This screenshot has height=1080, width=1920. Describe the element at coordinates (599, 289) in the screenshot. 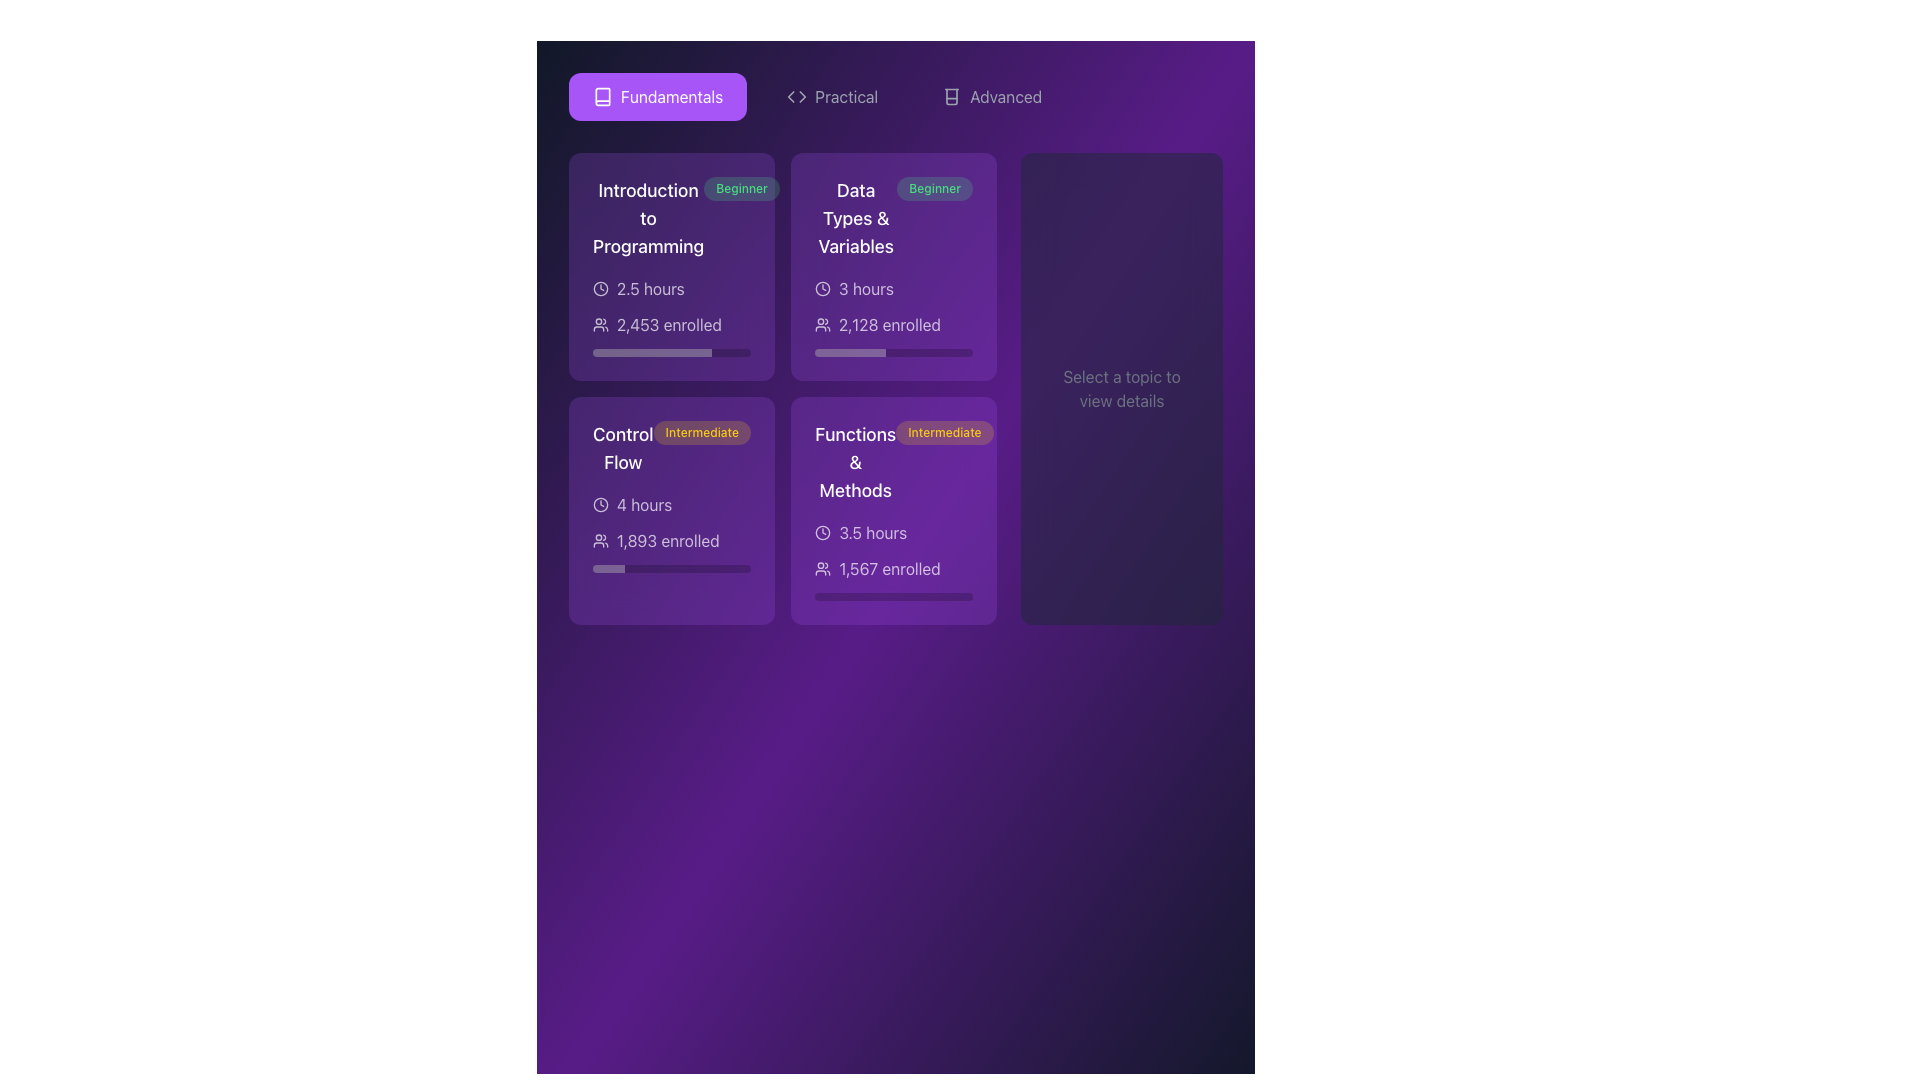

I see `the clock icon representing the duration of the course 'Introduction to Programming' located on the left side of the text '2.5 hours'` at that location.